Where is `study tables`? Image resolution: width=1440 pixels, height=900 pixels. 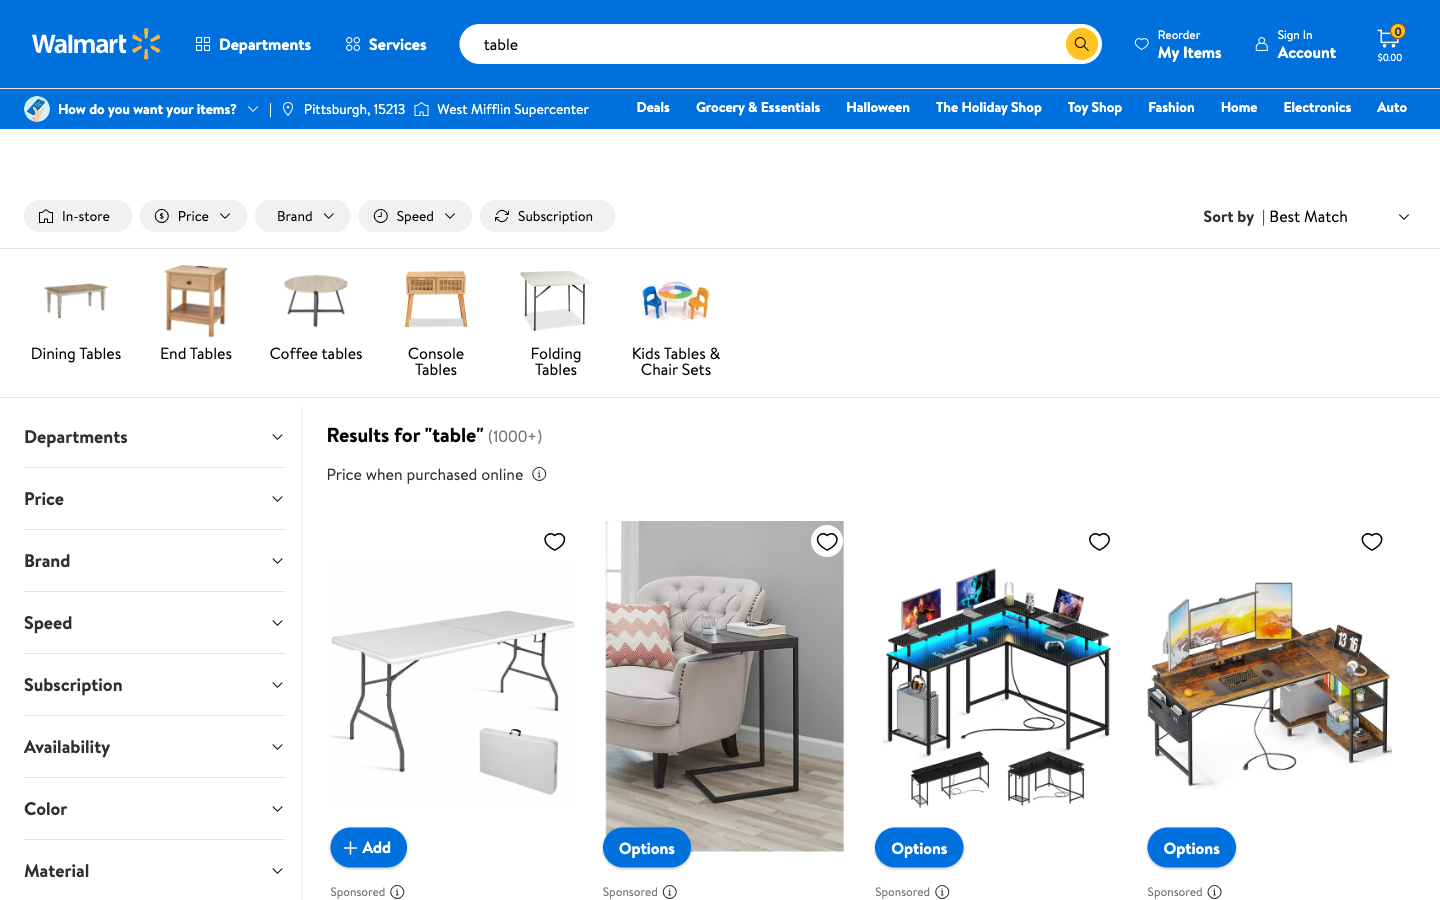 study tables is located at coordinates (1050, 43).